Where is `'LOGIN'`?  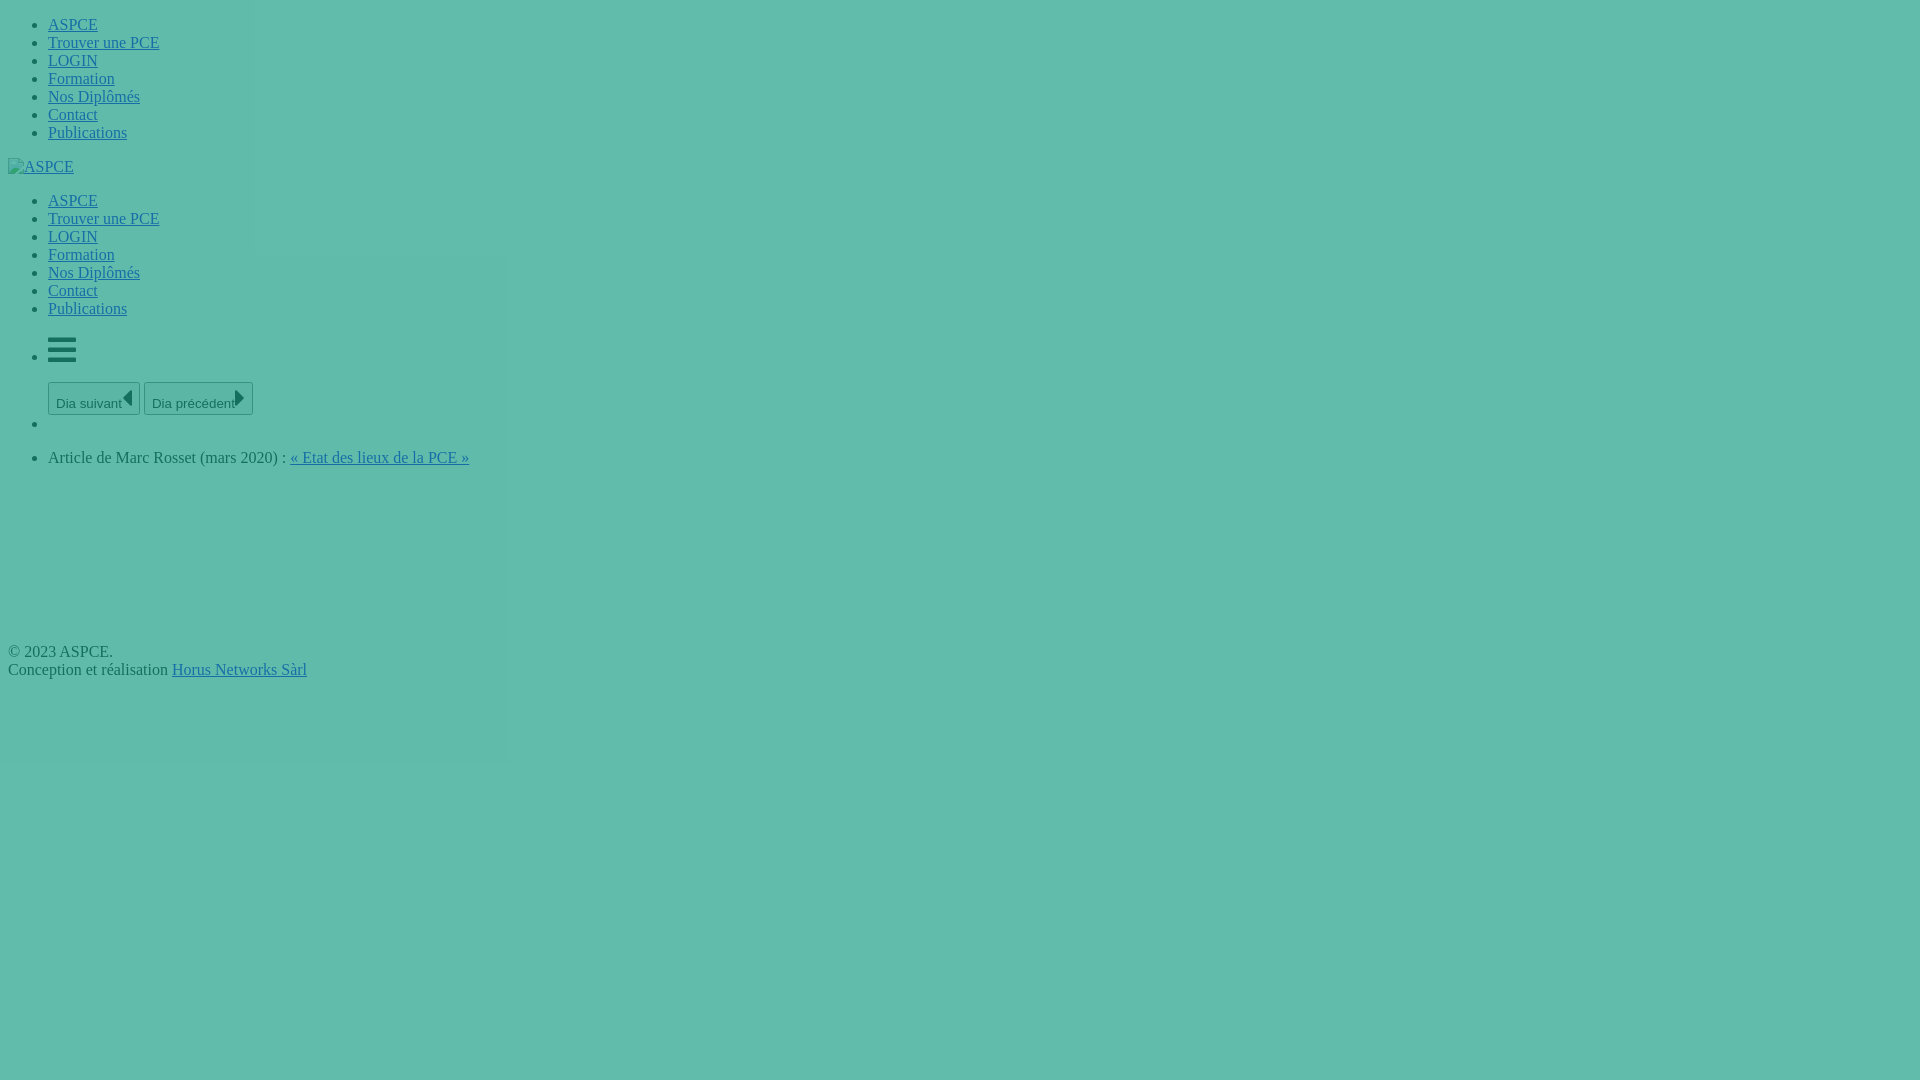 'LOGIN' is located at coordinates (48, 59).